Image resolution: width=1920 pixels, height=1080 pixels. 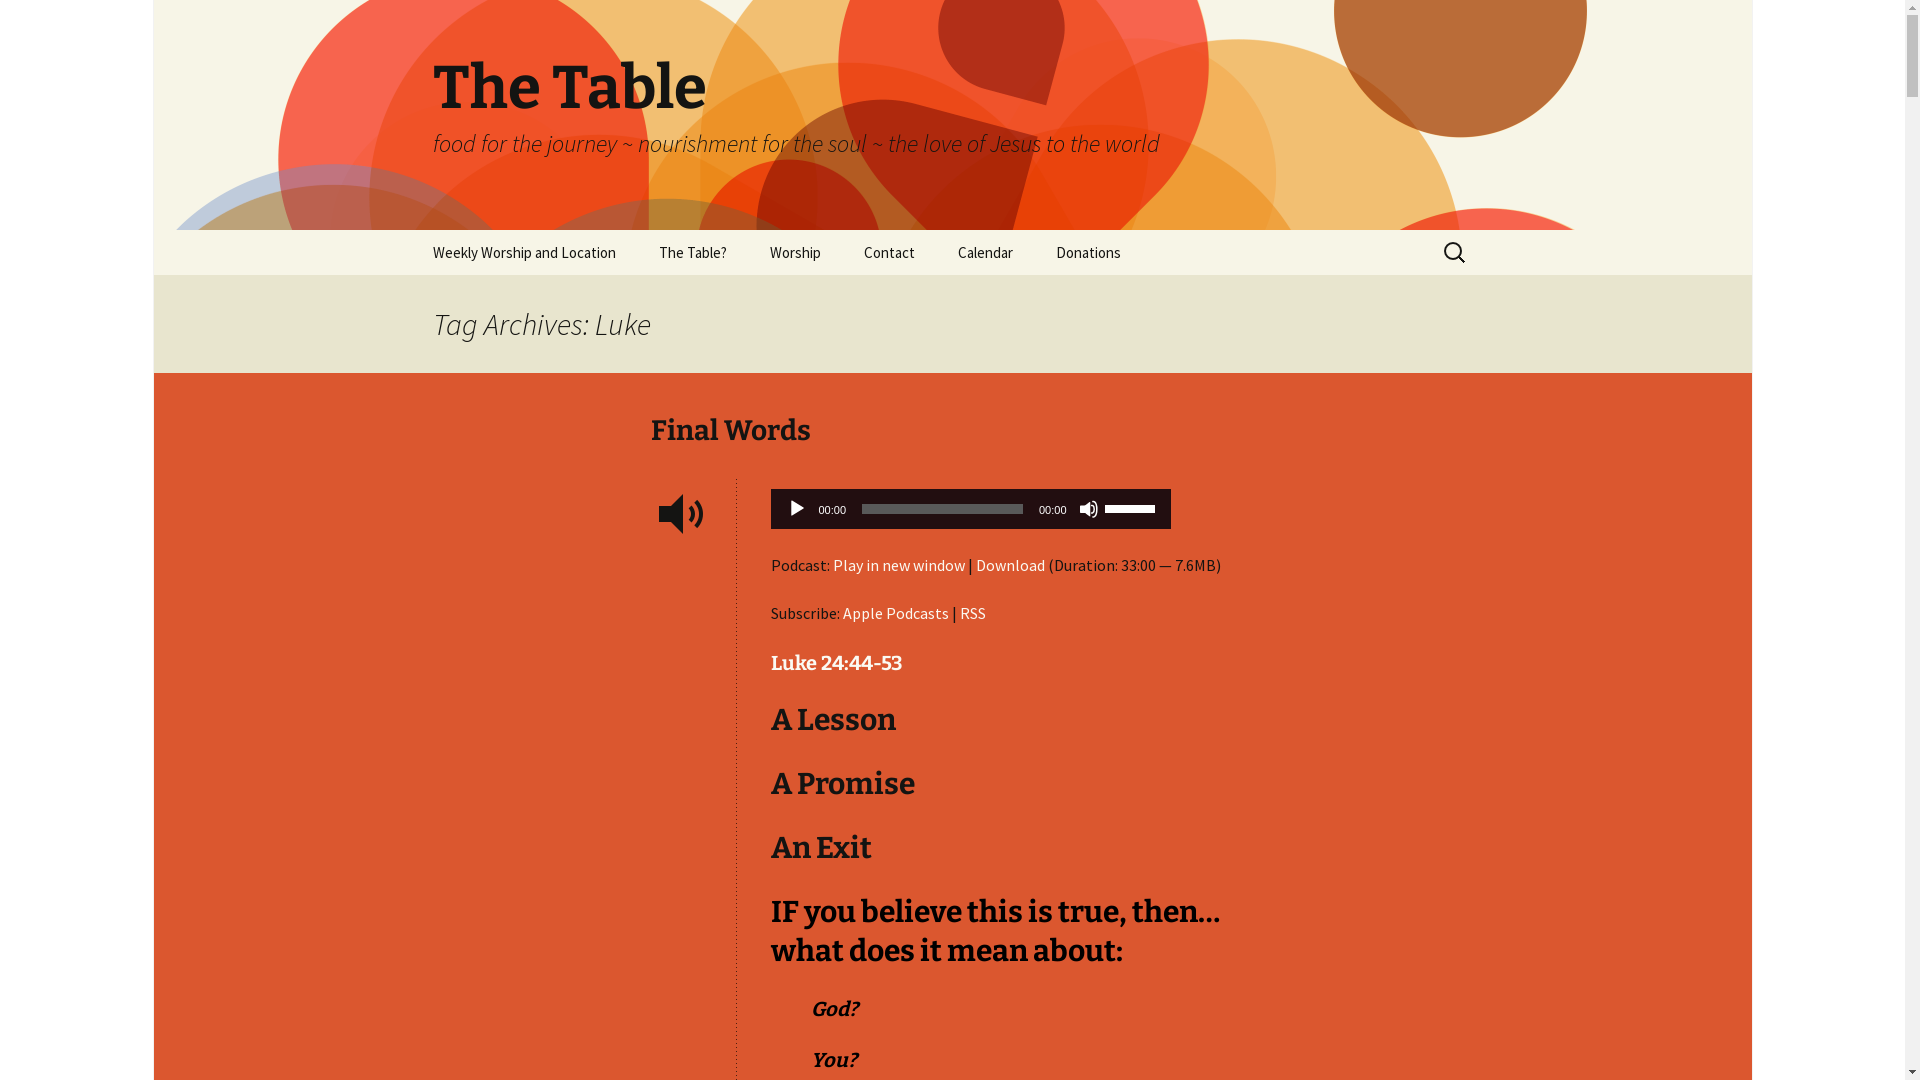 What do you see at coordinates (748, 251) in the screenshot?
I see `'Worship'` at bounding box center [748, 251].